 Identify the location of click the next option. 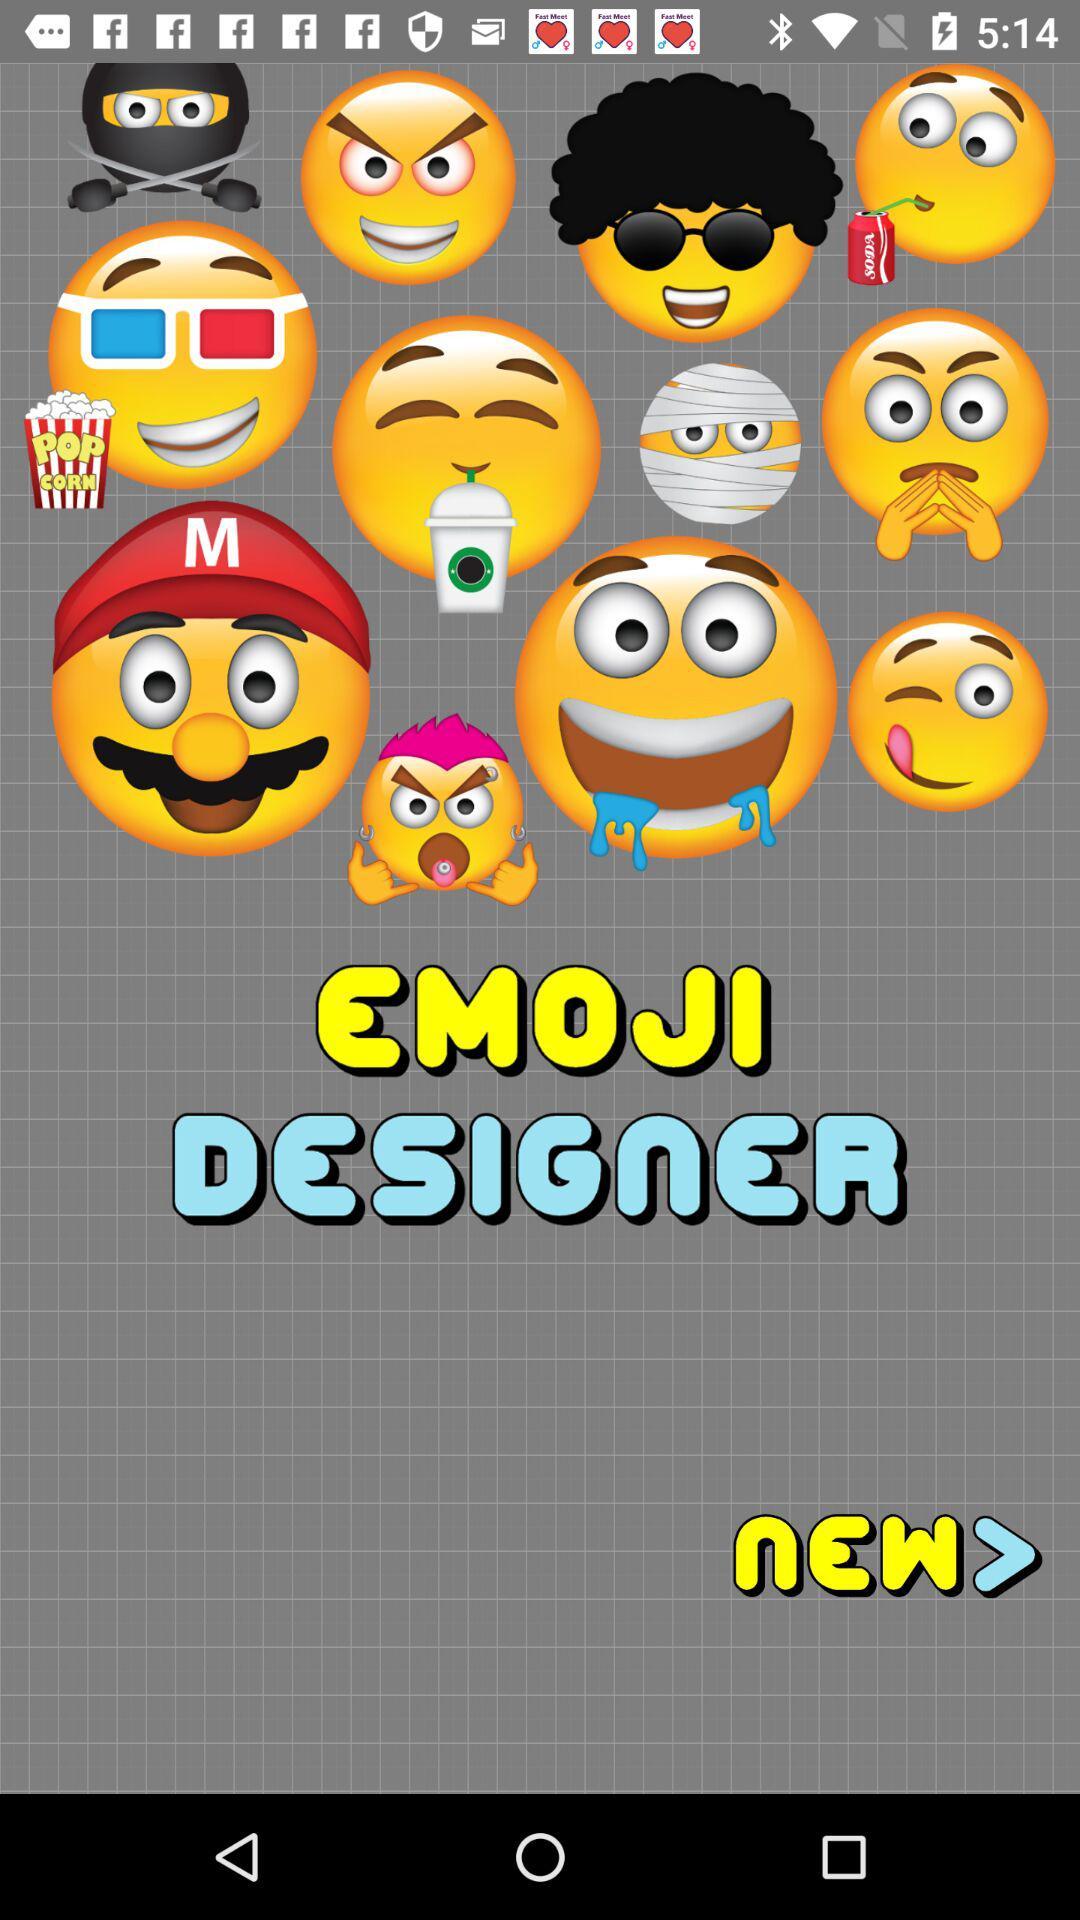
(810, 1555).